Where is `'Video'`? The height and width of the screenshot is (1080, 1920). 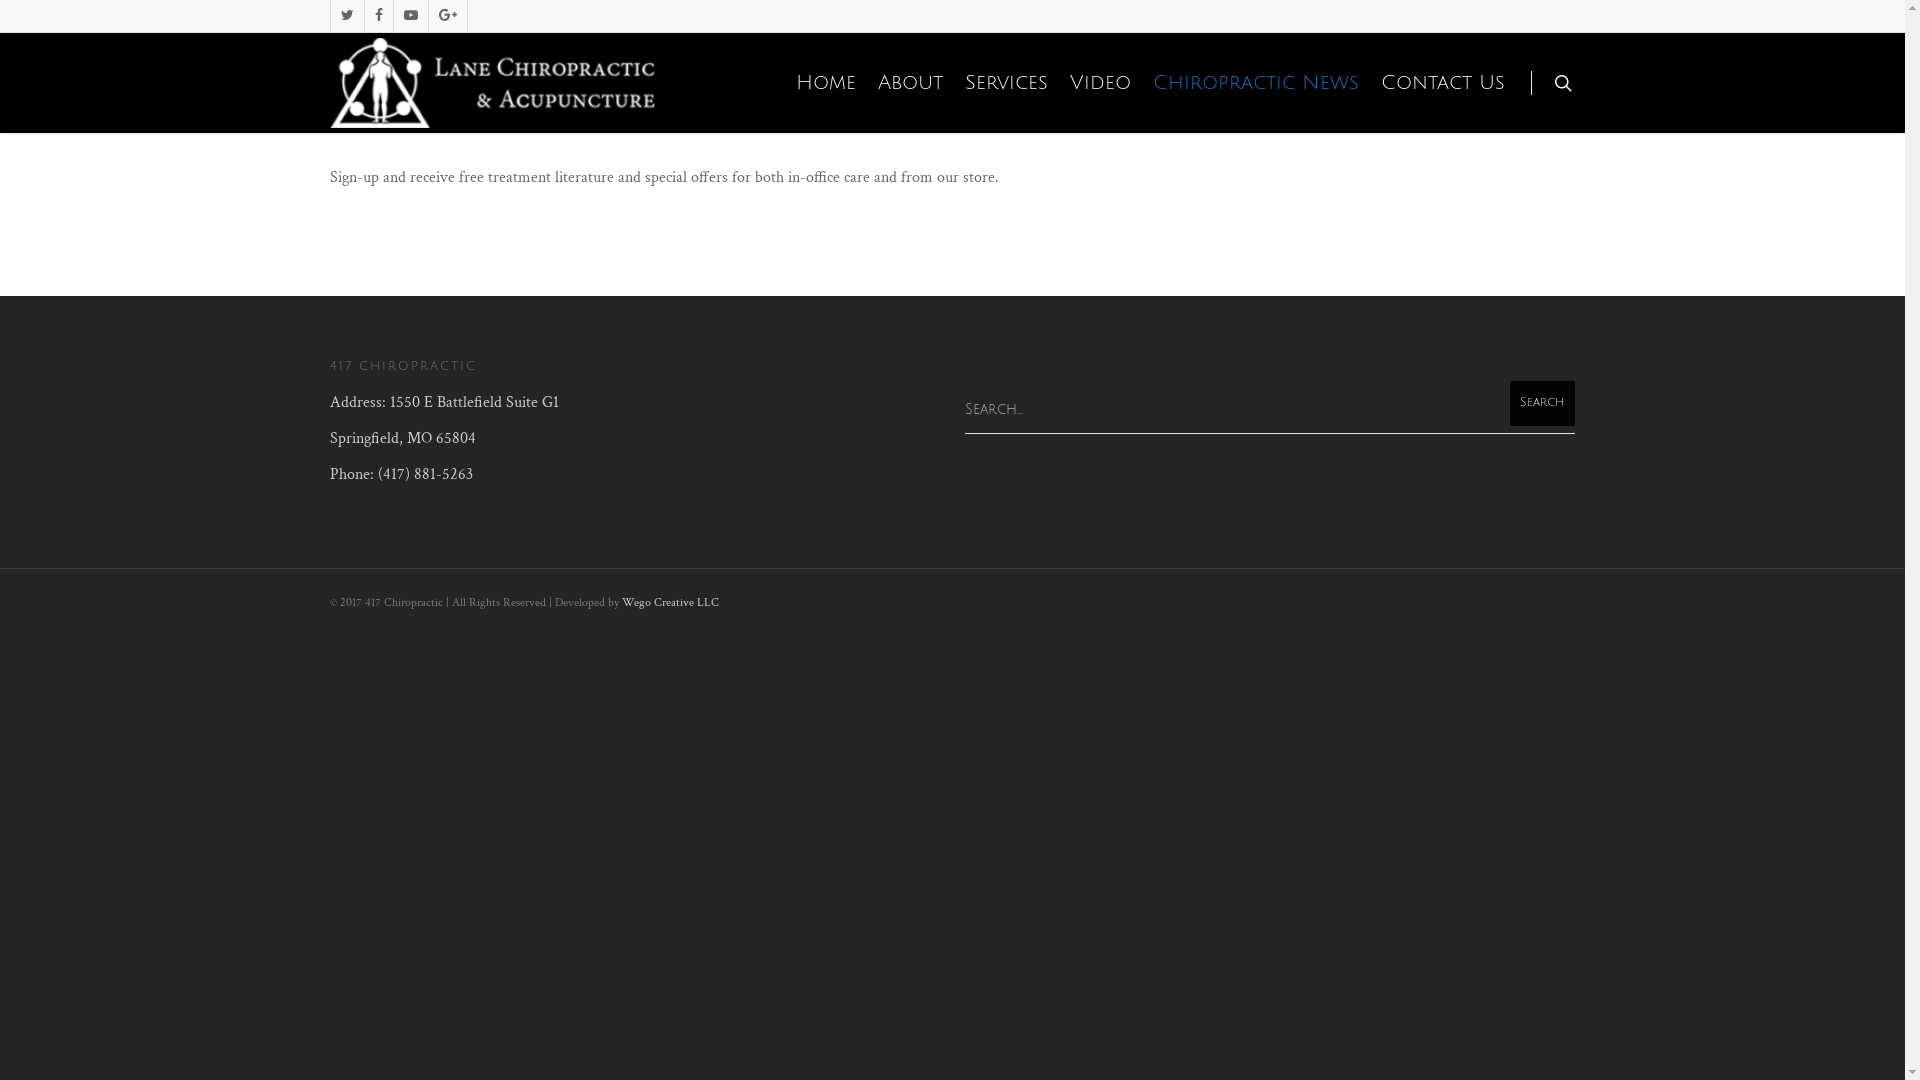
'Video' is located at coordinates (1099, 84).